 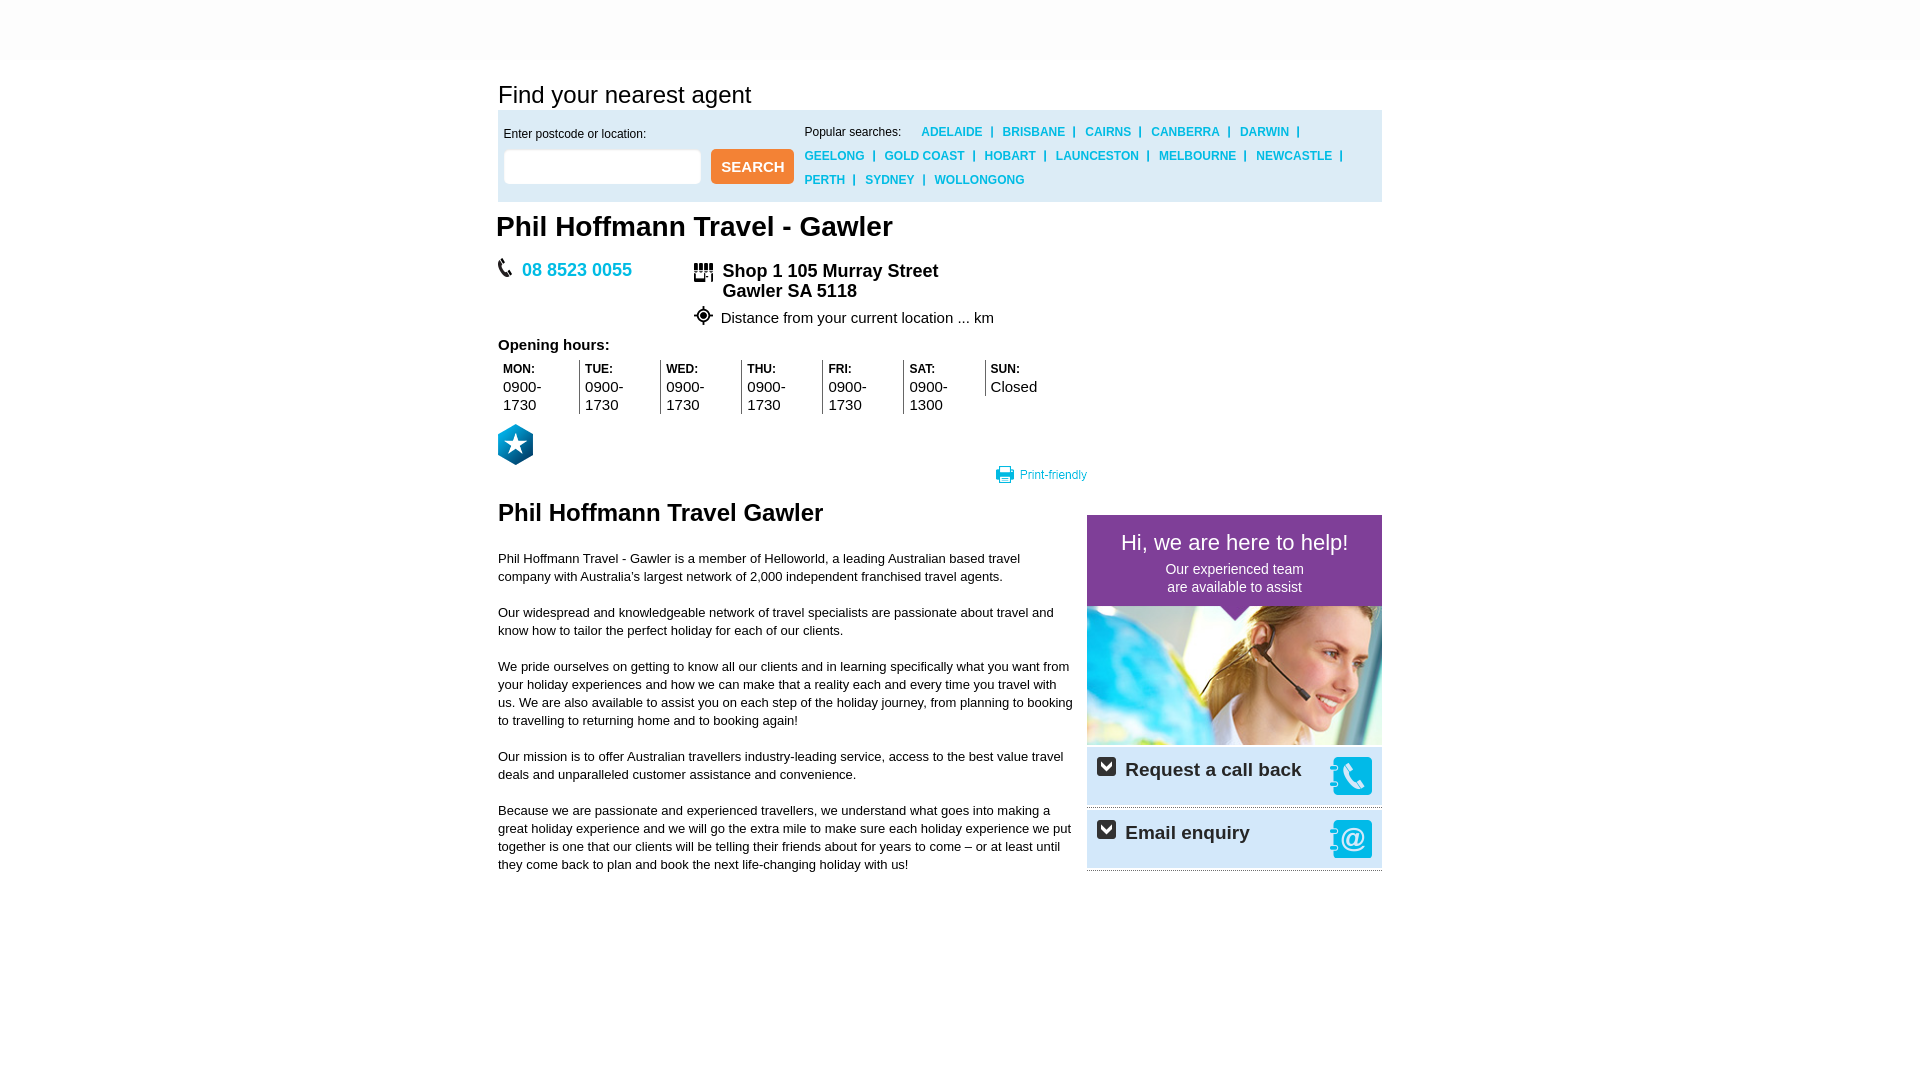 I want to click on 'DARWIN', so click(x=1263, y=131).